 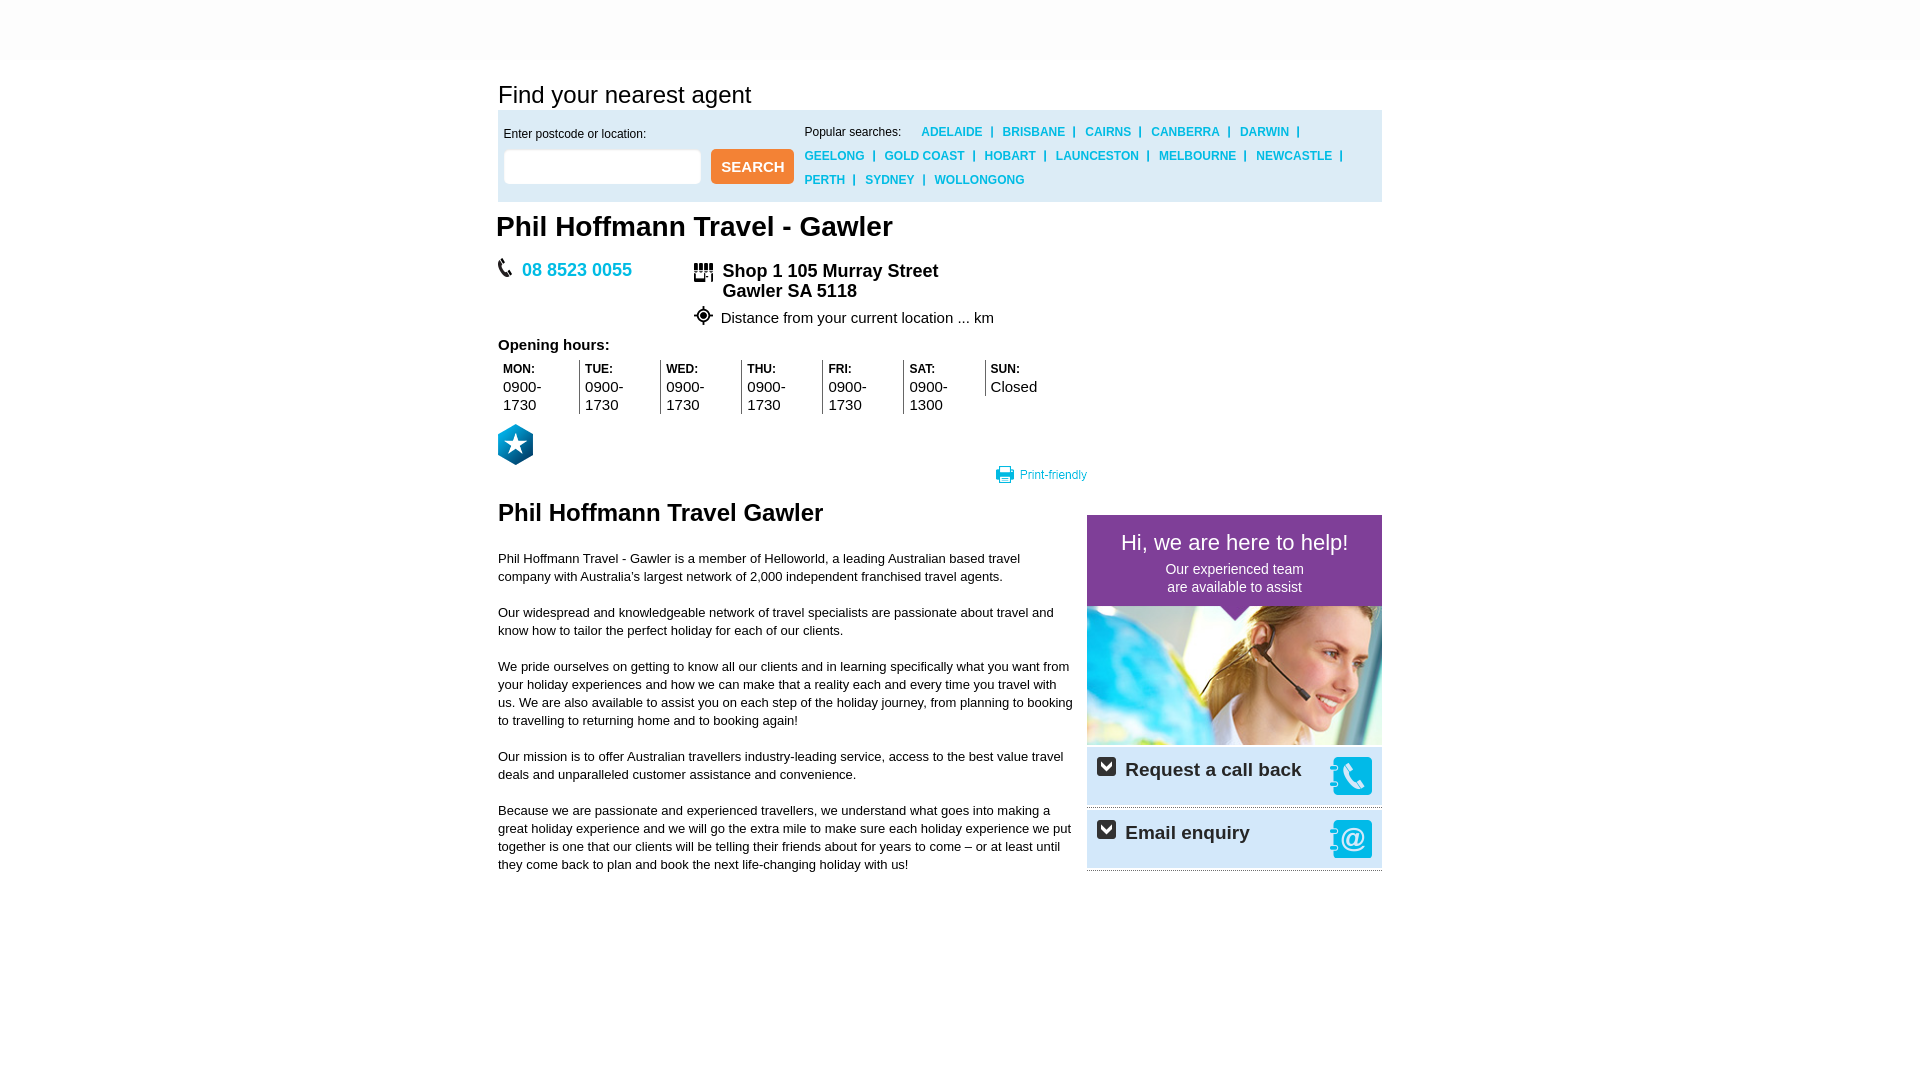 I want to click on 'DARWIN', so click(x=1263, y=131).